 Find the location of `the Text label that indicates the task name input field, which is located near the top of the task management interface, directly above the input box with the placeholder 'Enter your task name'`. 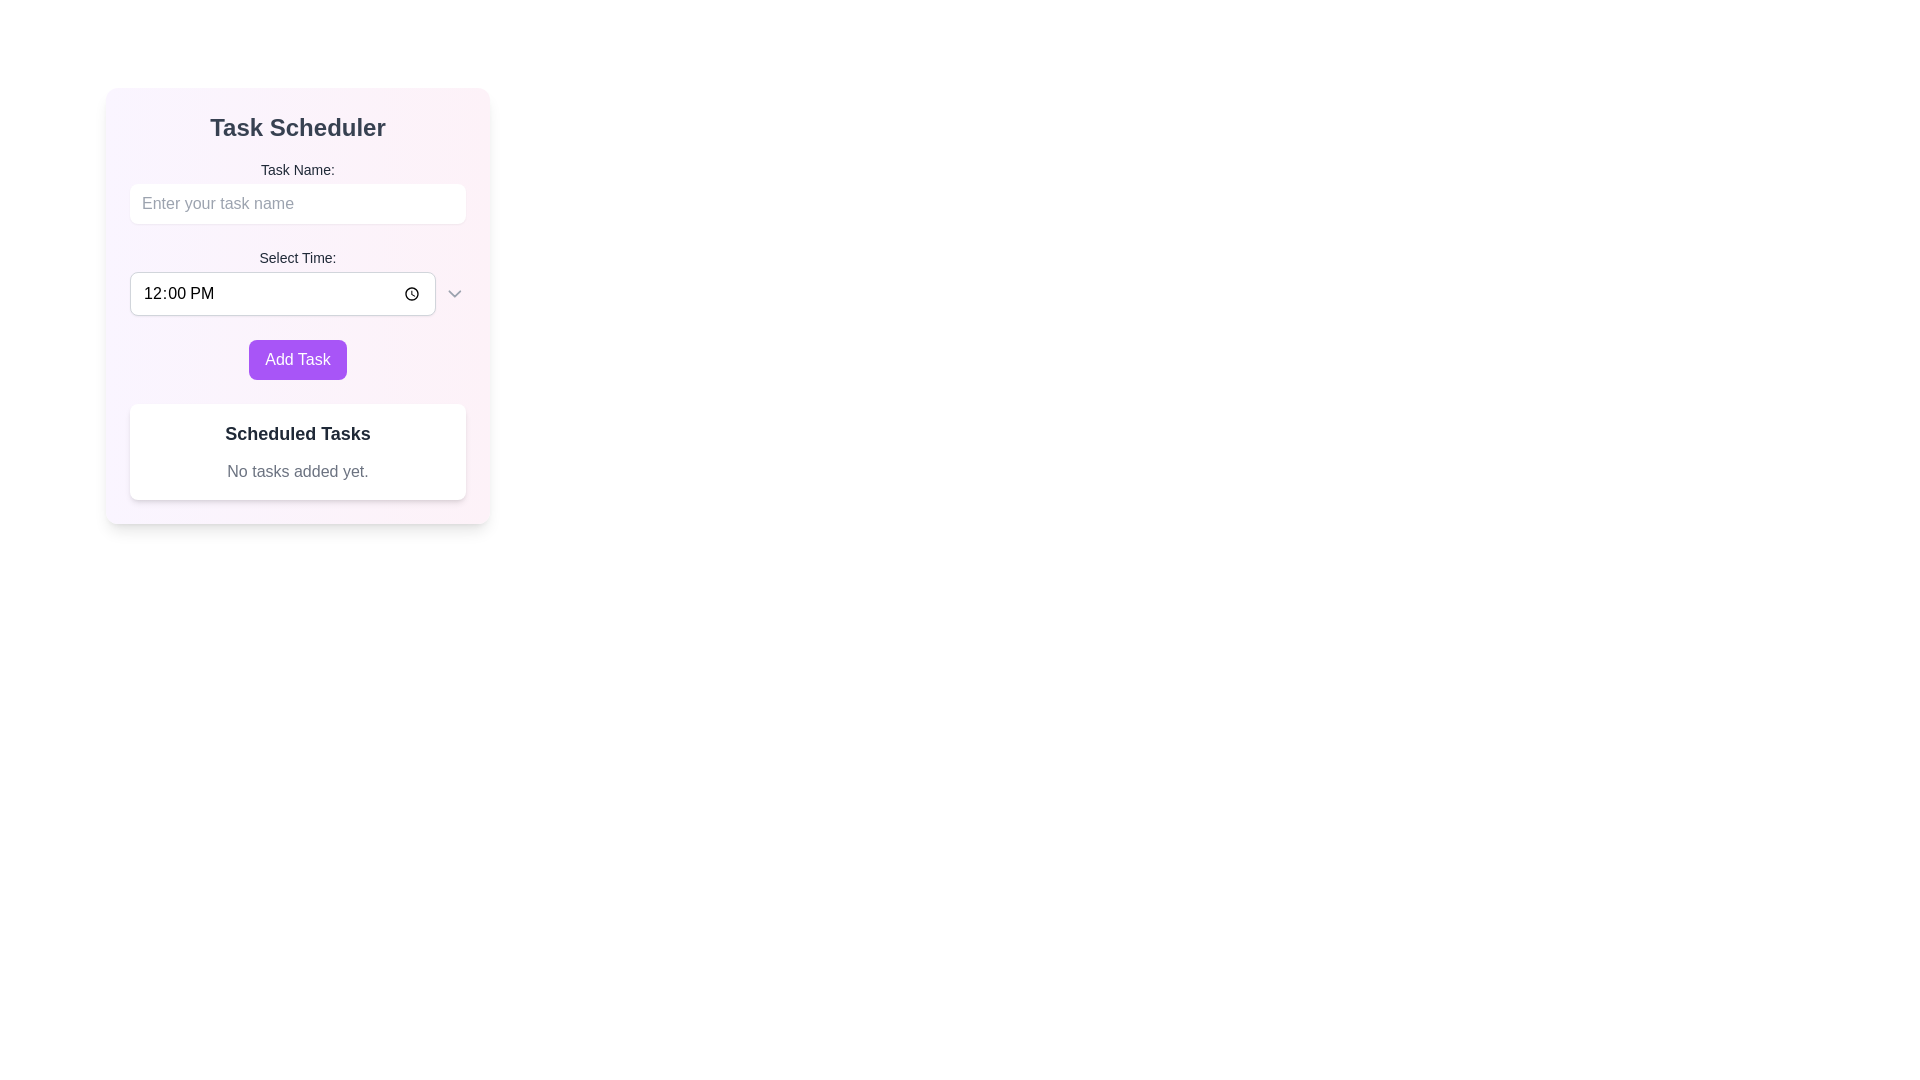

the Text label that indicates the task name input field, which is located near the top of the task management interface, directly above the input box with the placeholder 'Enter your task name' is located at coordinates (296, 168).